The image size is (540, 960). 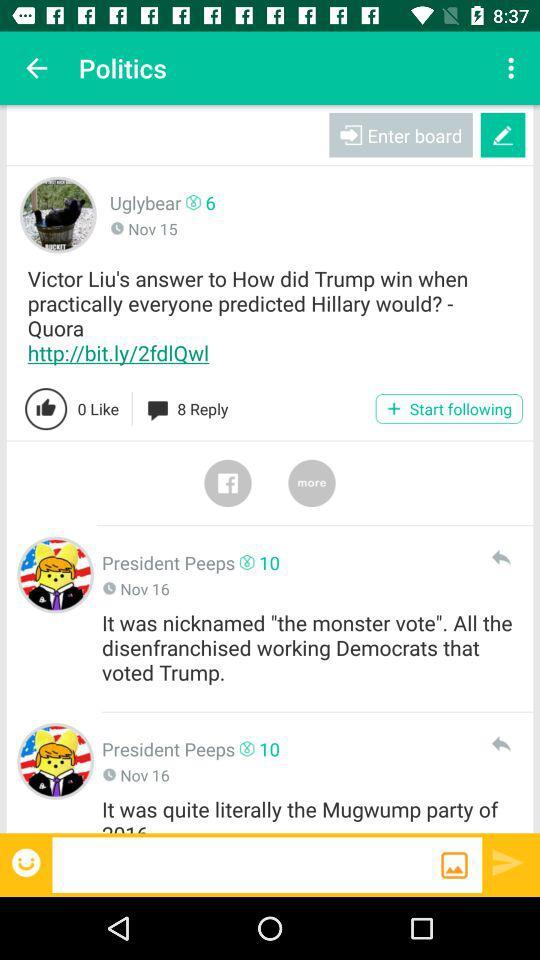 I want to click on writing comments box, so click(x=246, y=863).